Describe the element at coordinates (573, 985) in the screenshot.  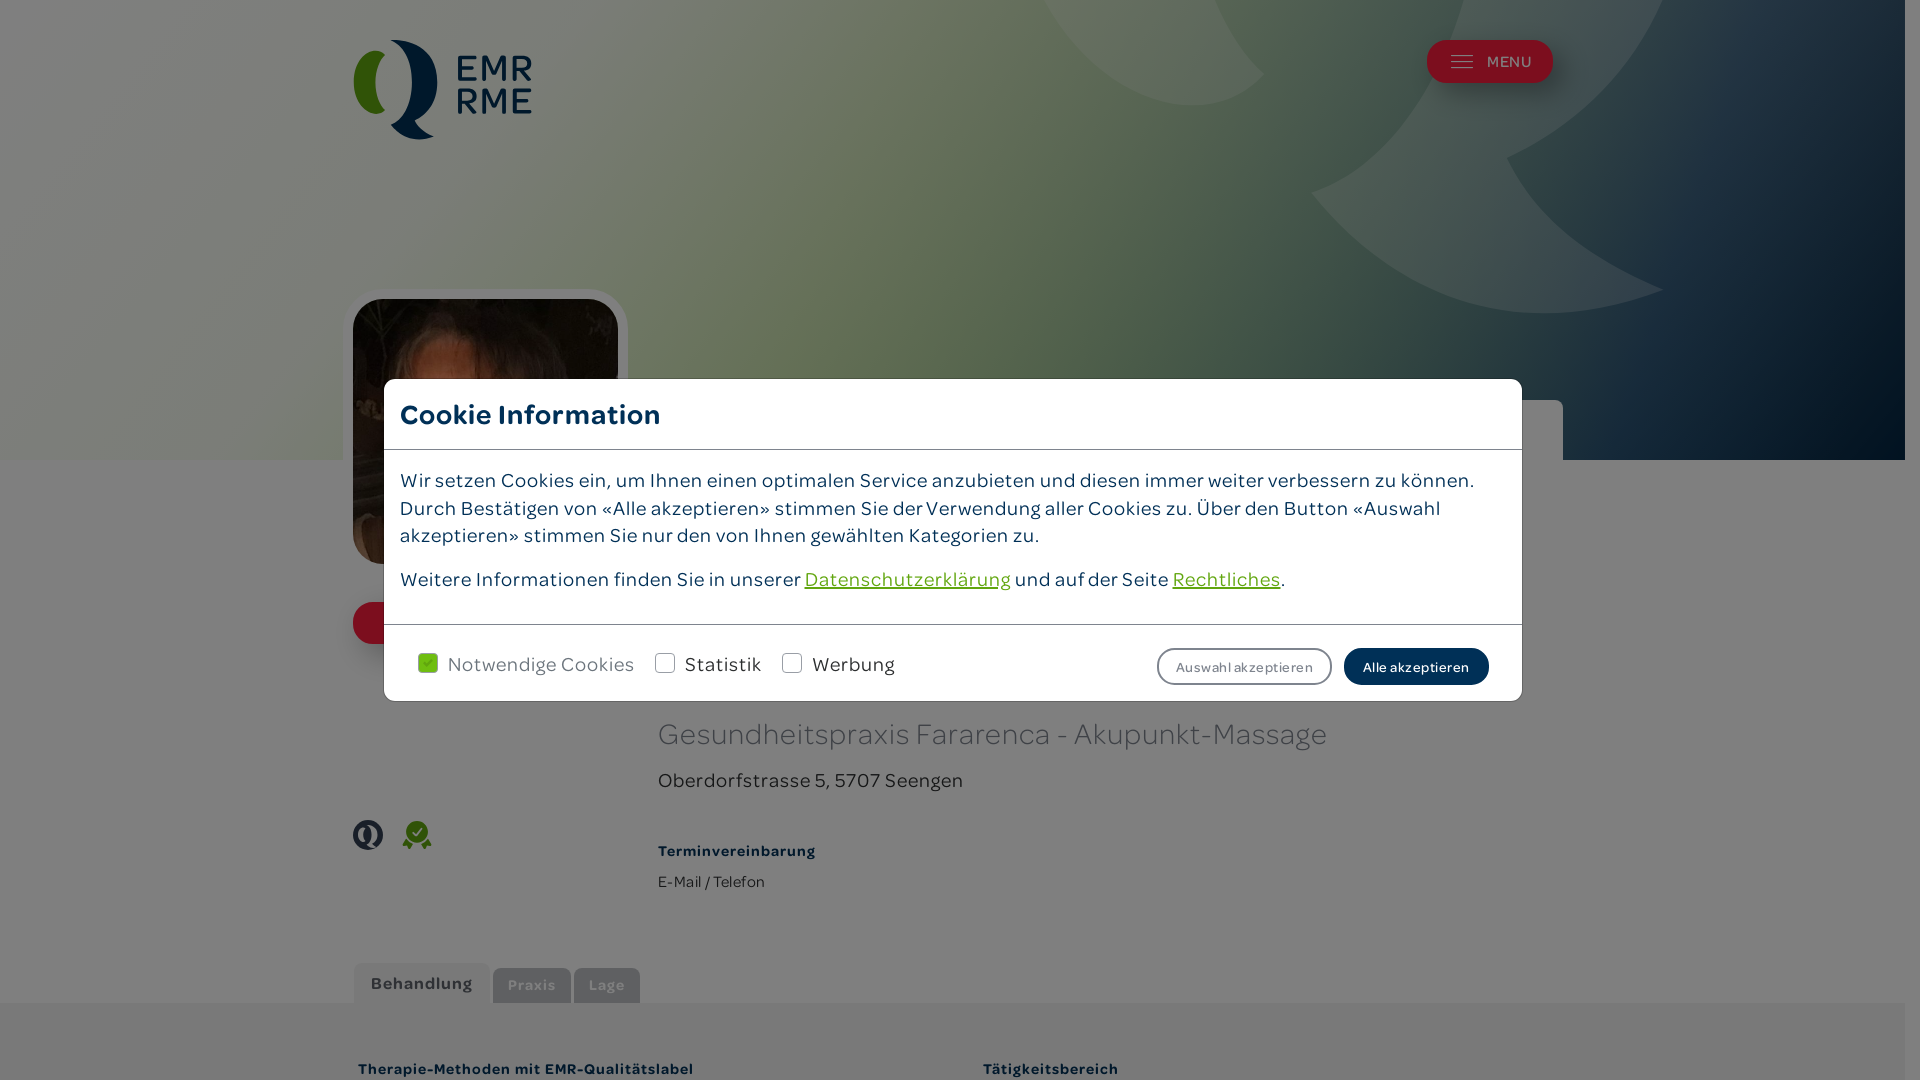
I see `'Lage'` at that location.